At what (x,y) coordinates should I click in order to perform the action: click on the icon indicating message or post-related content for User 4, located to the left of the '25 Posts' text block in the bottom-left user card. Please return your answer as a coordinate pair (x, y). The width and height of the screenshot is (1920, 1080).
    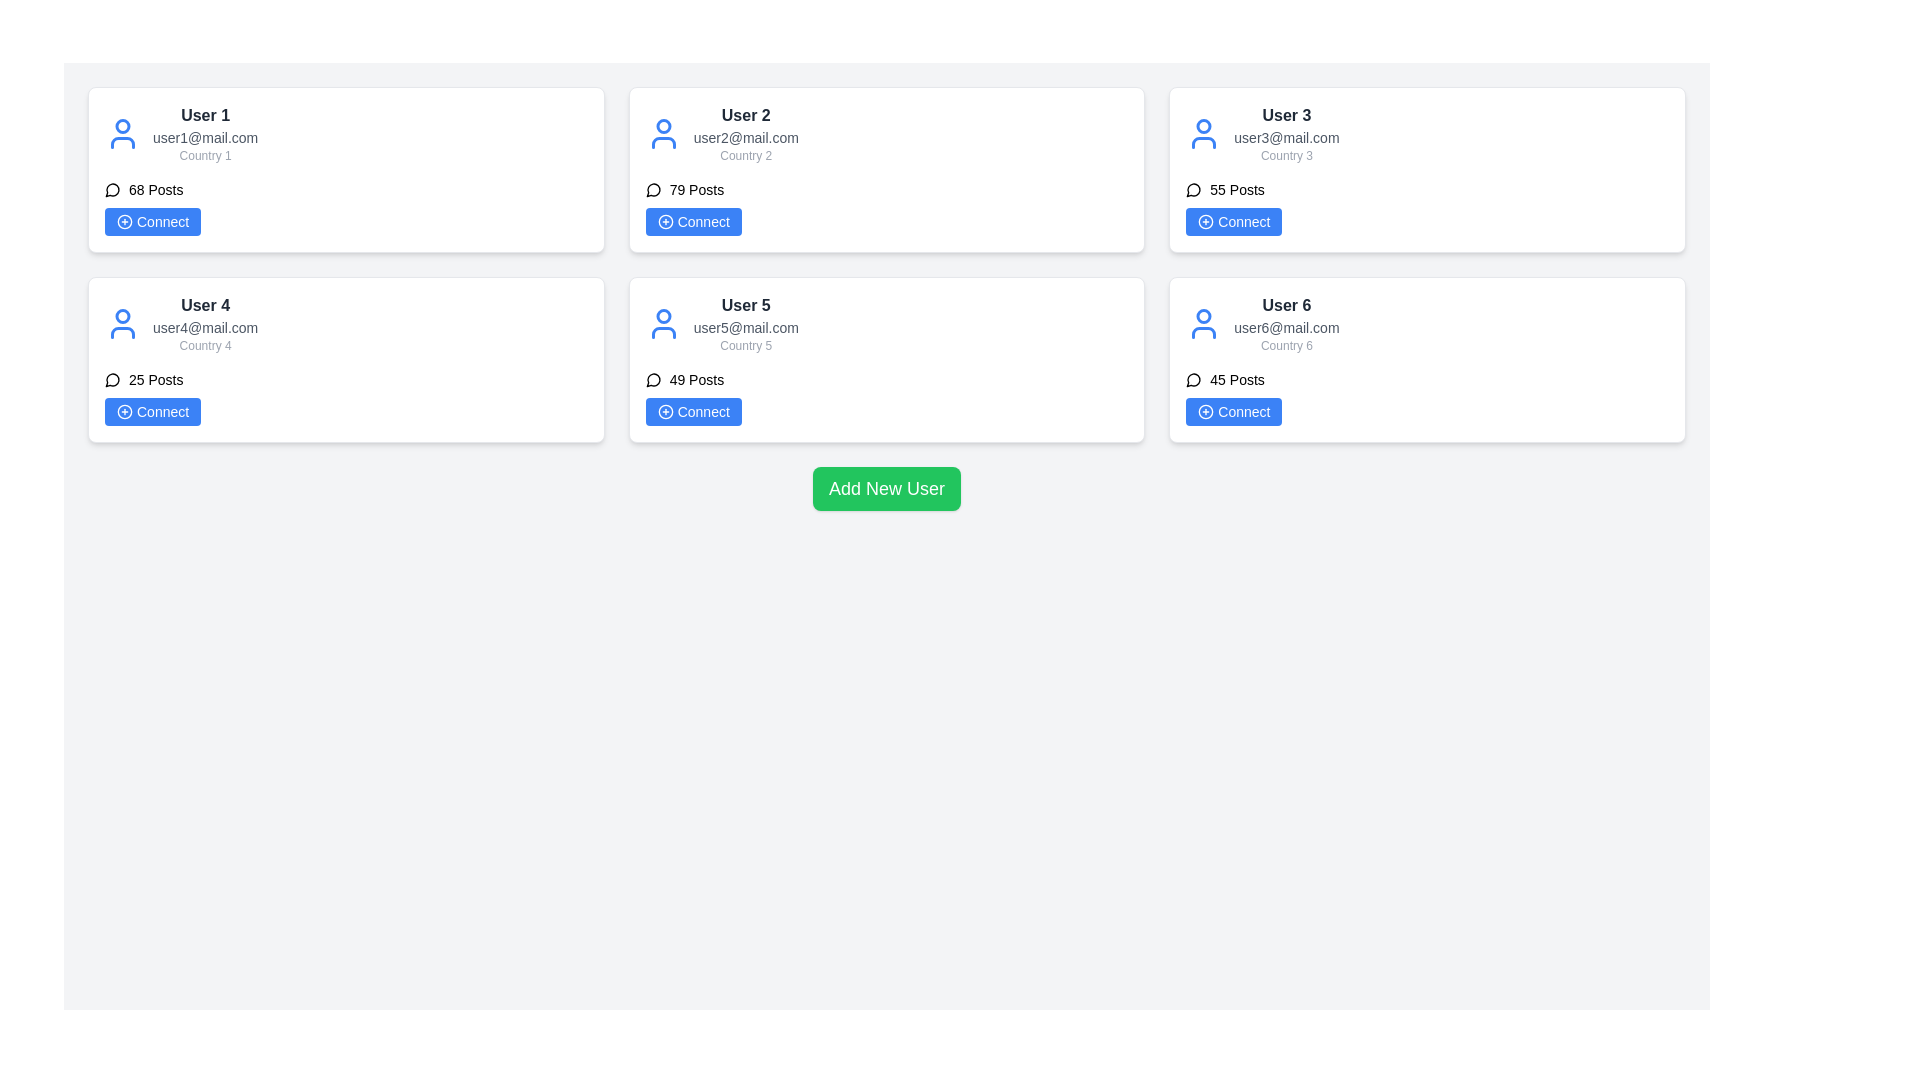
    Looking at the image, I should click on (112, 380).